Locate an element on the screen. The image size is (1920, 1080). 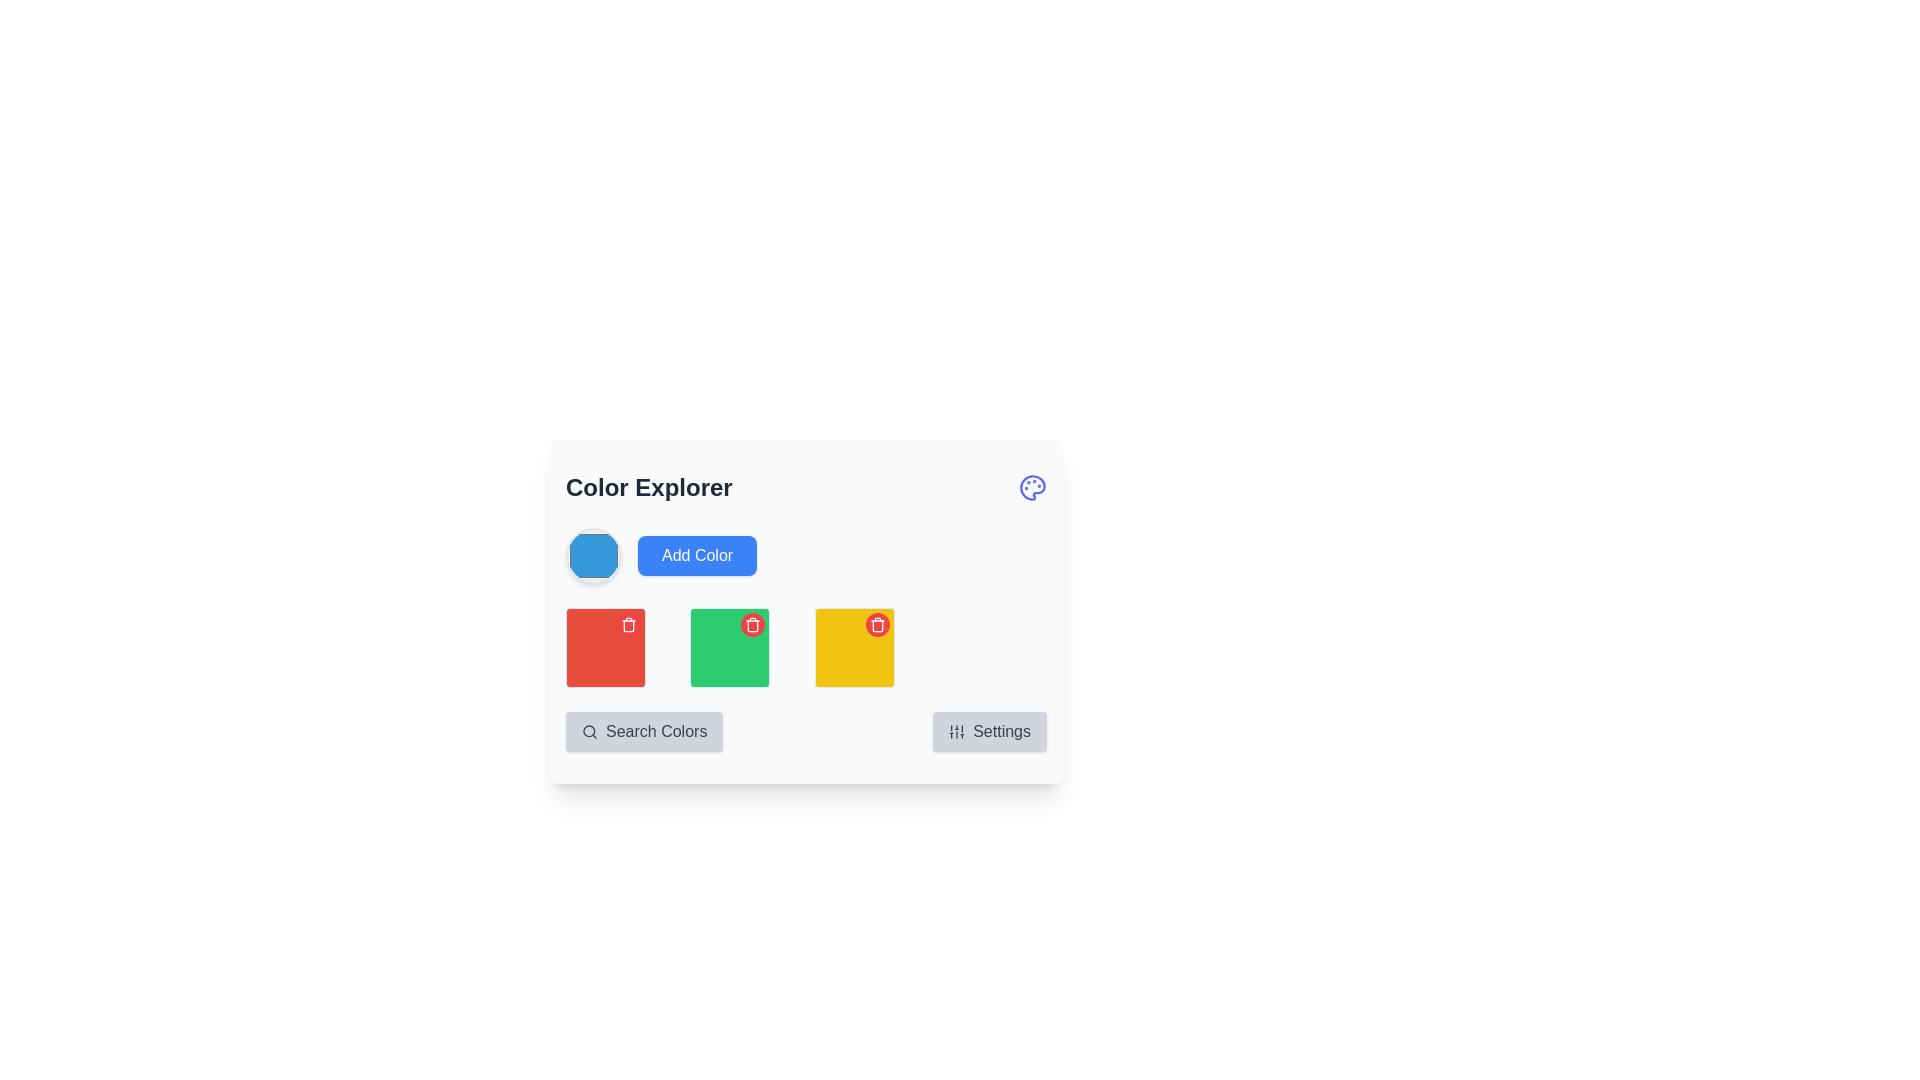
to select the first square red tile with rounded corners that has a trash icon in the top-right corner is located at coordinates (604, 648).